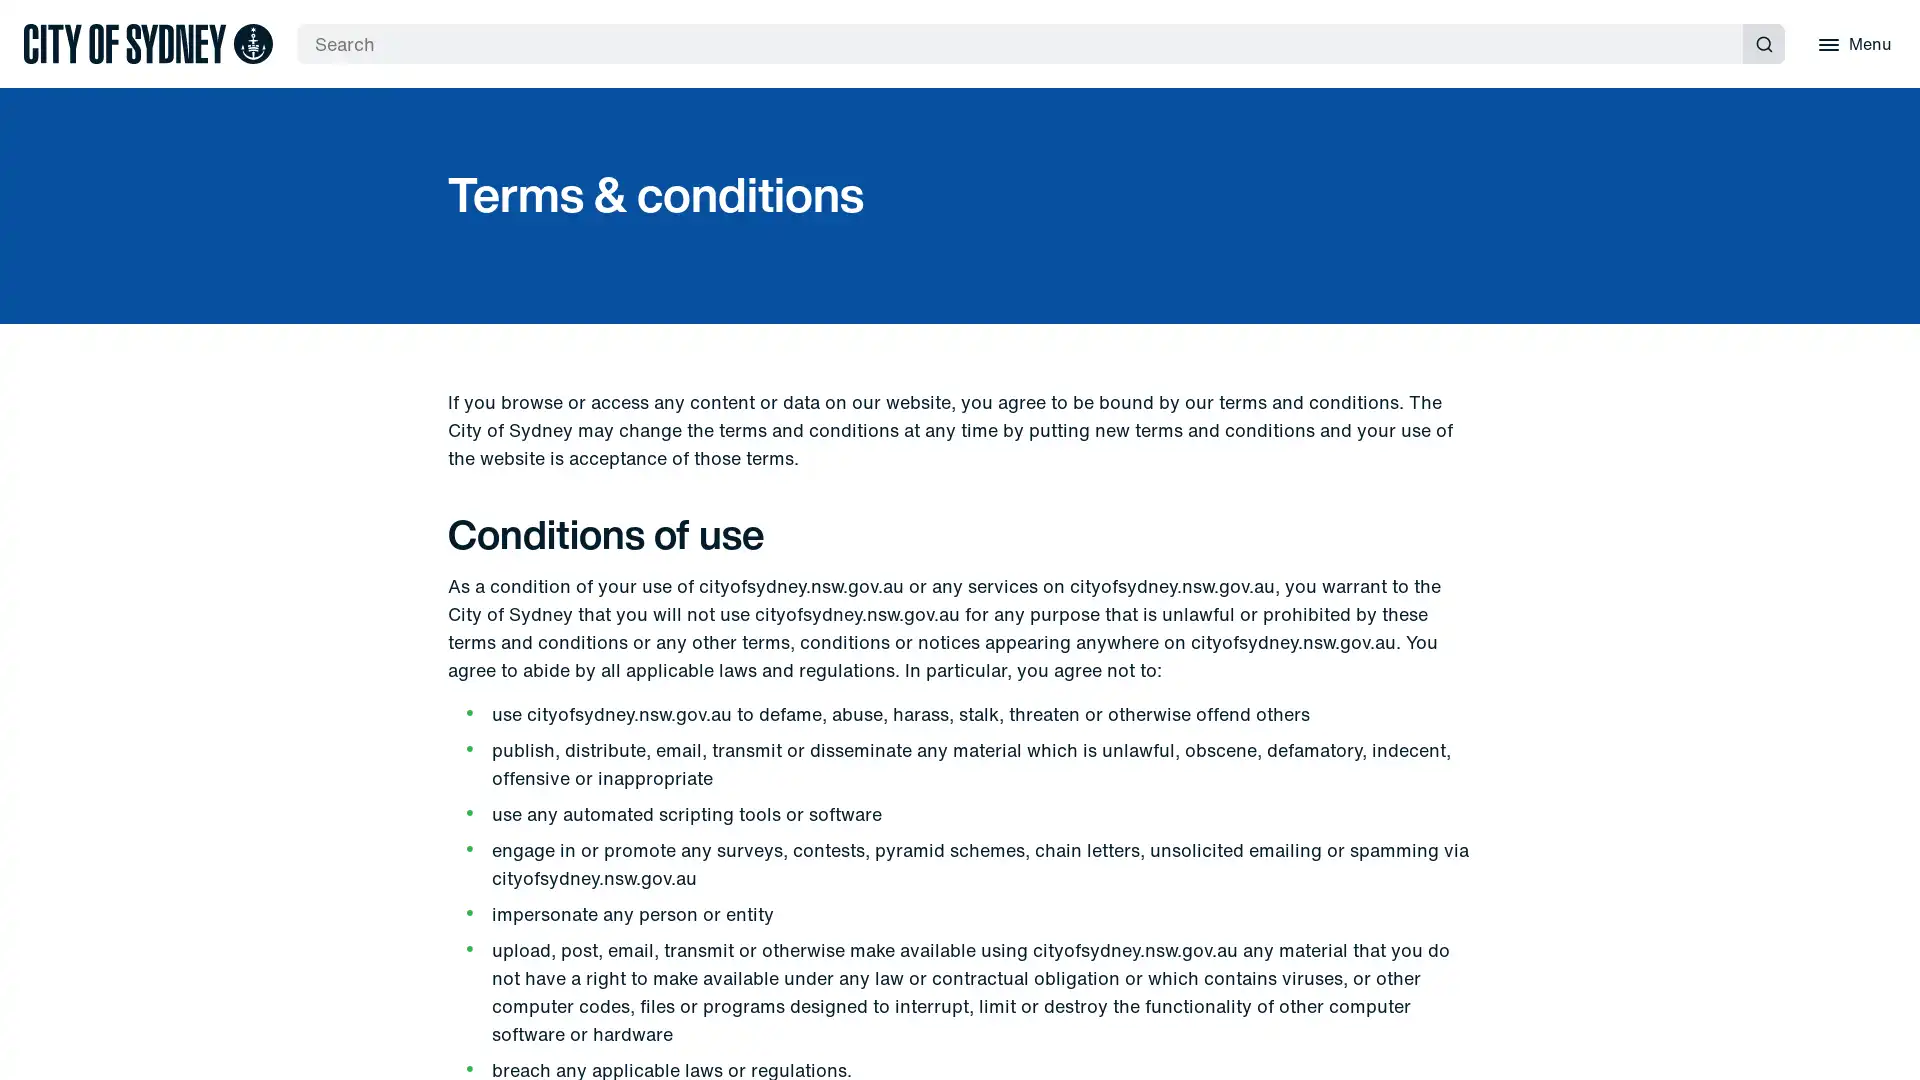 The width and height of the screenshot is (1920, 1080). I want to click on Menu, so click(1851, 43).